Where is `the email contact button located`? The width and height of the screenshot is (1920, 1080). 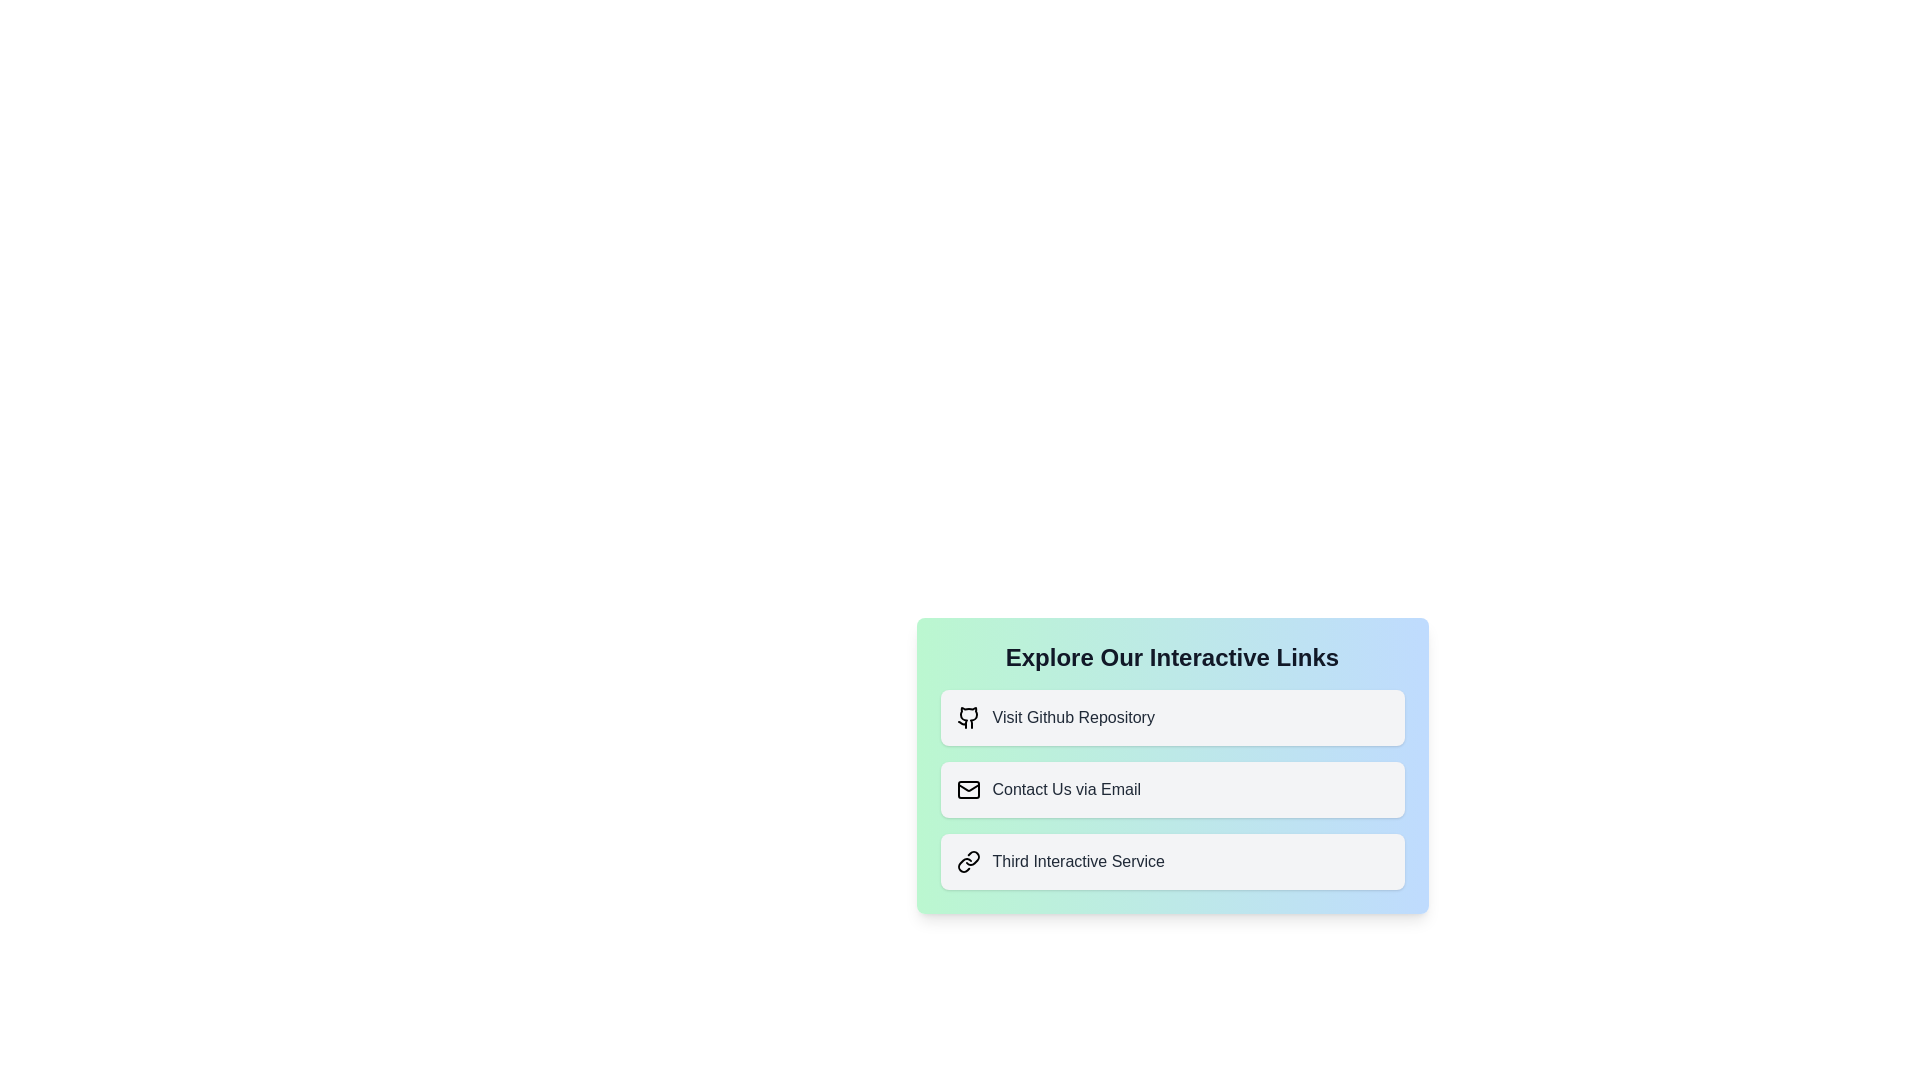 the email contact button located is located at coordinates (1172, 789).